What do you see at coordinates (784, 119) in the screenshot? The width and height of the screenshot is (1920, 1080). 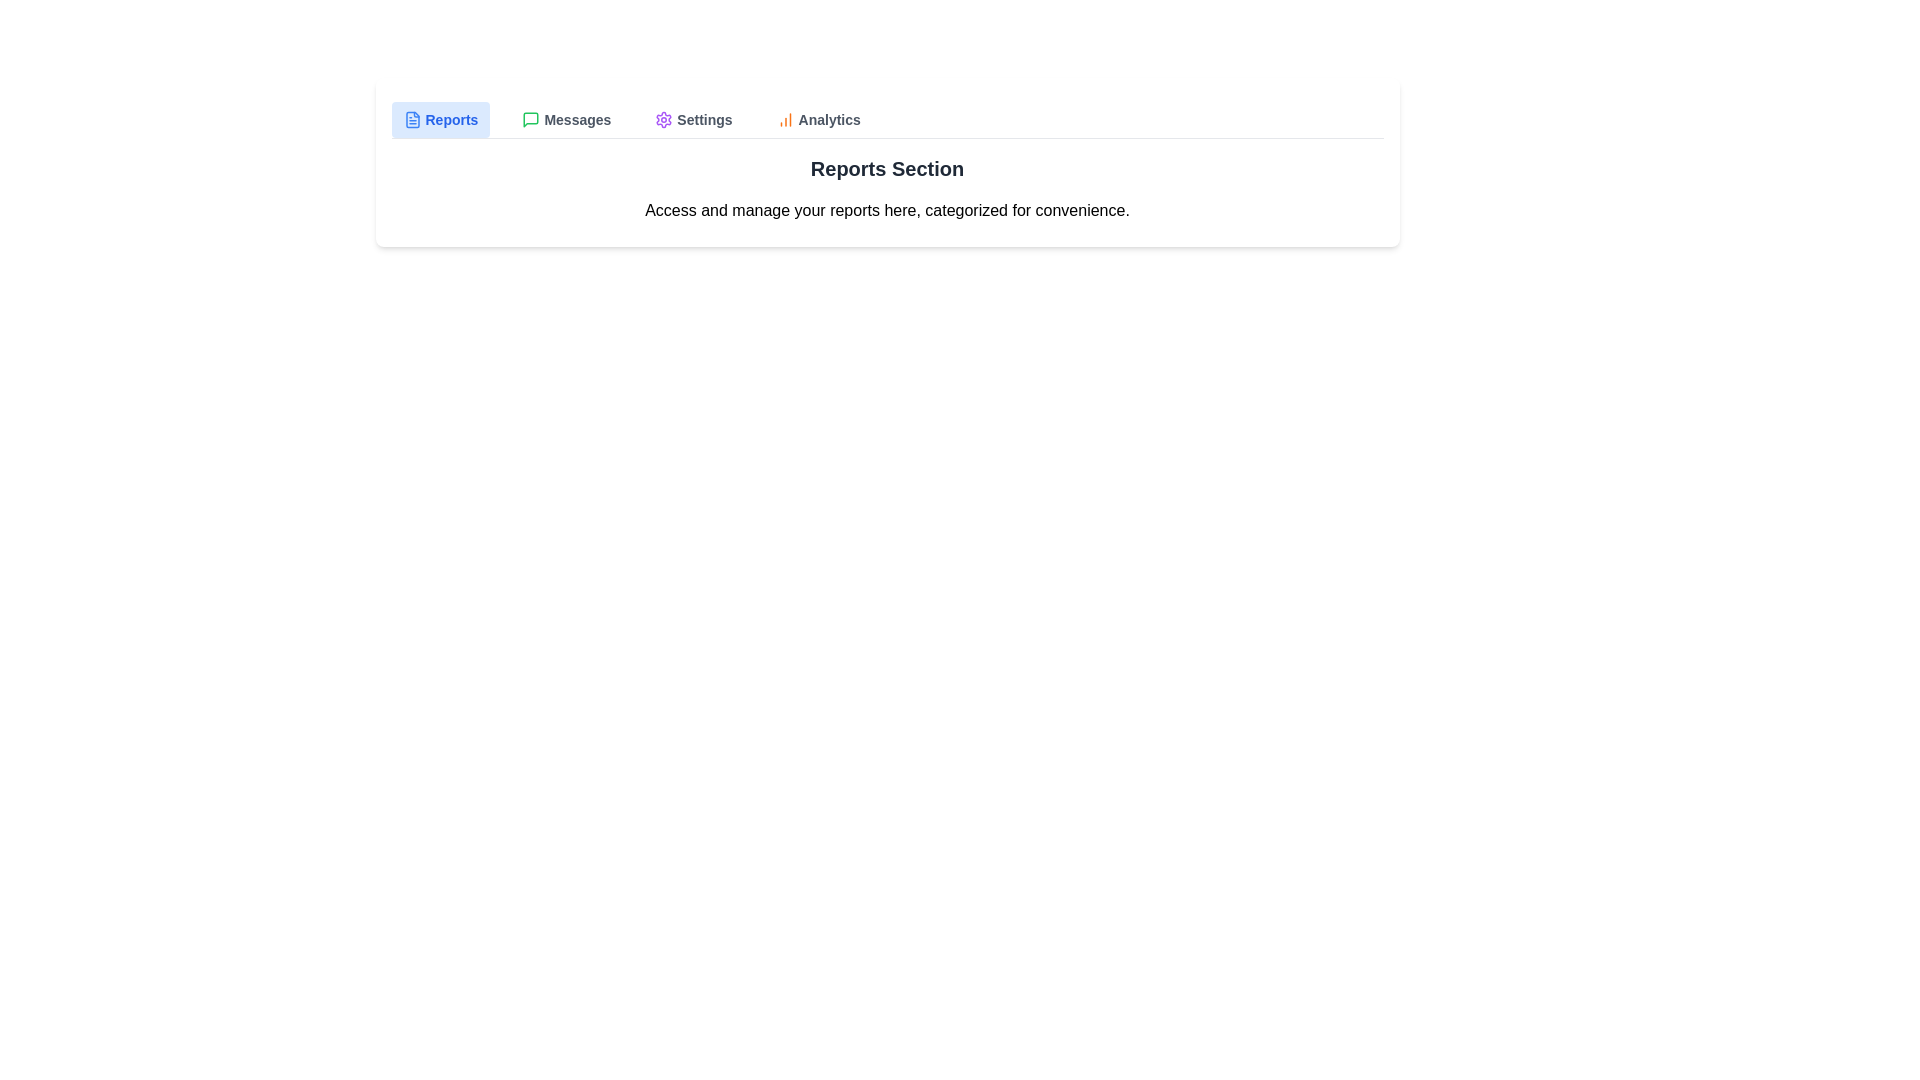 I see `the 'Analytics' icon located to the left of the 'Analytics' text in the navigation bar` at bounding box center [784, 119].